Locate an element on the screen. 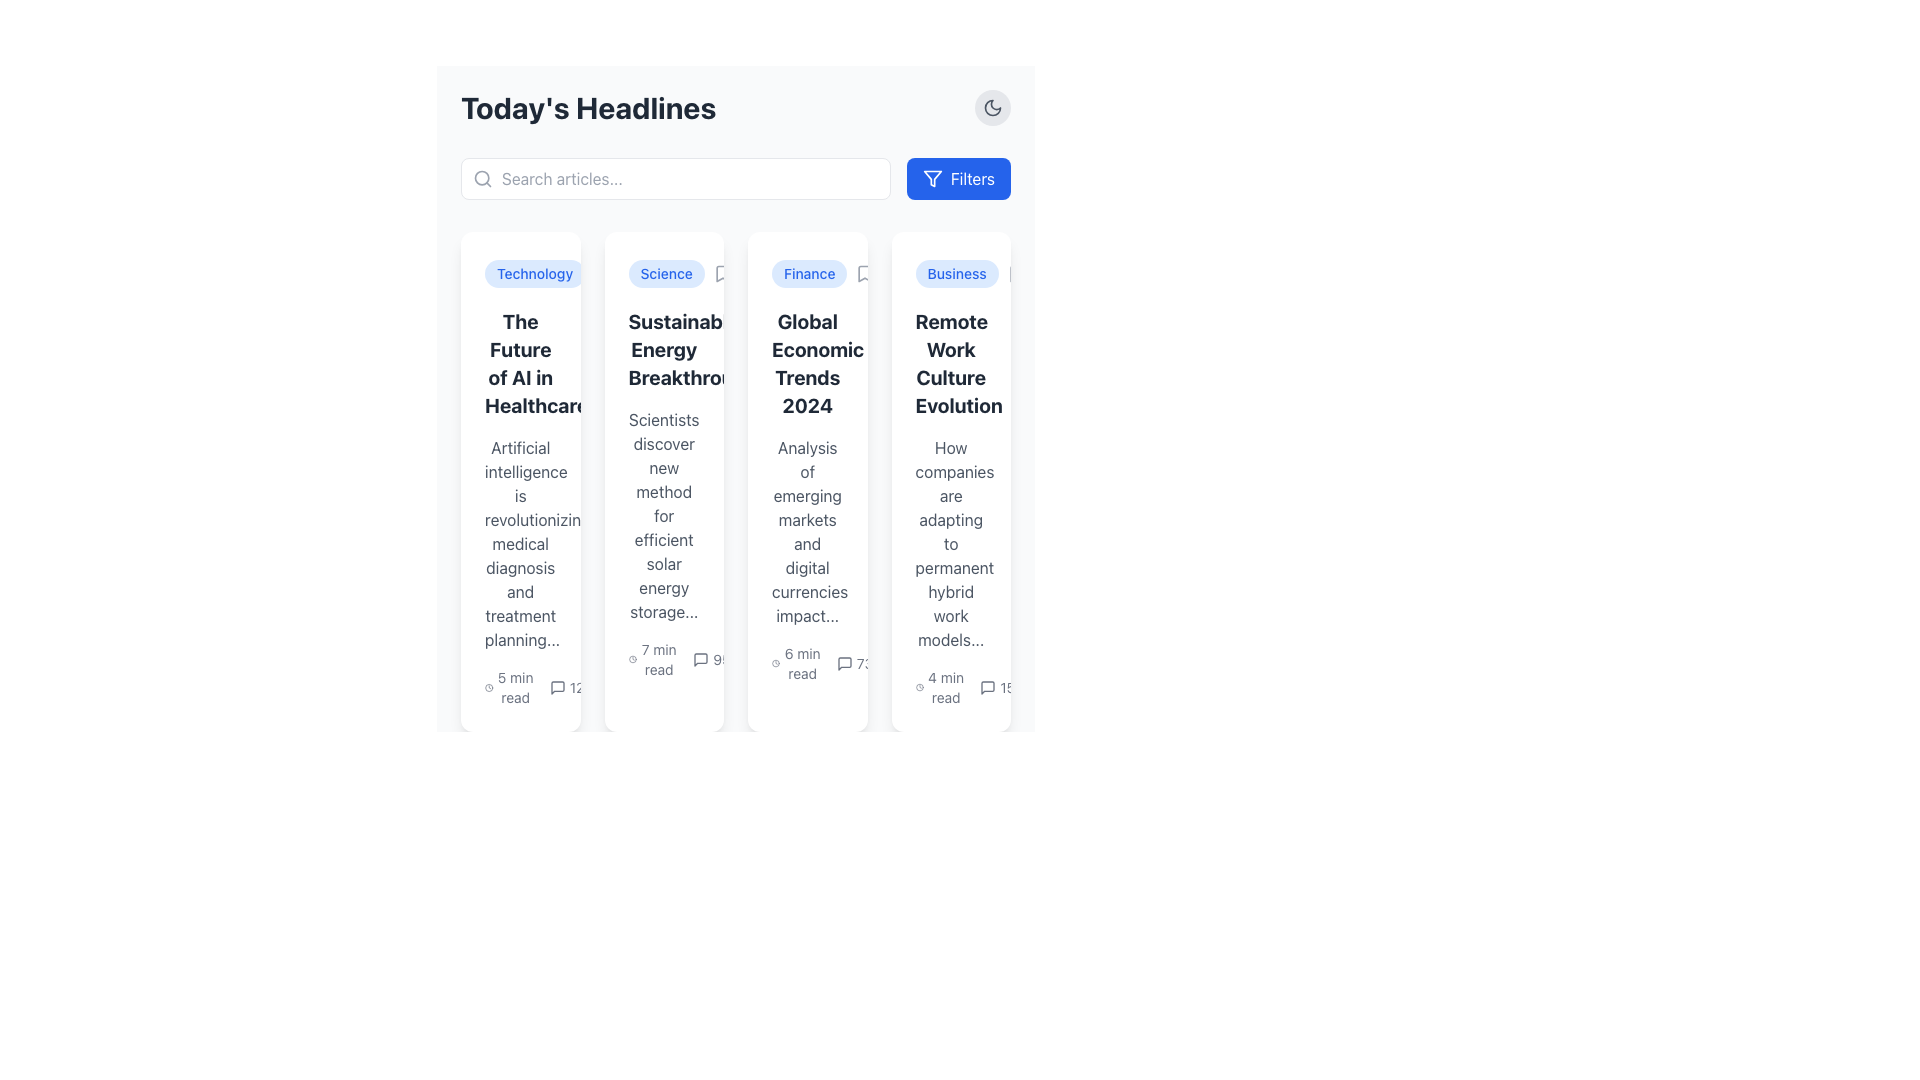  the speech bubble icon indicating comments, located next to the numeric indicator '73' in the third card titled 'Global Economic Trends 2024' is located at coordinates (844, 663).